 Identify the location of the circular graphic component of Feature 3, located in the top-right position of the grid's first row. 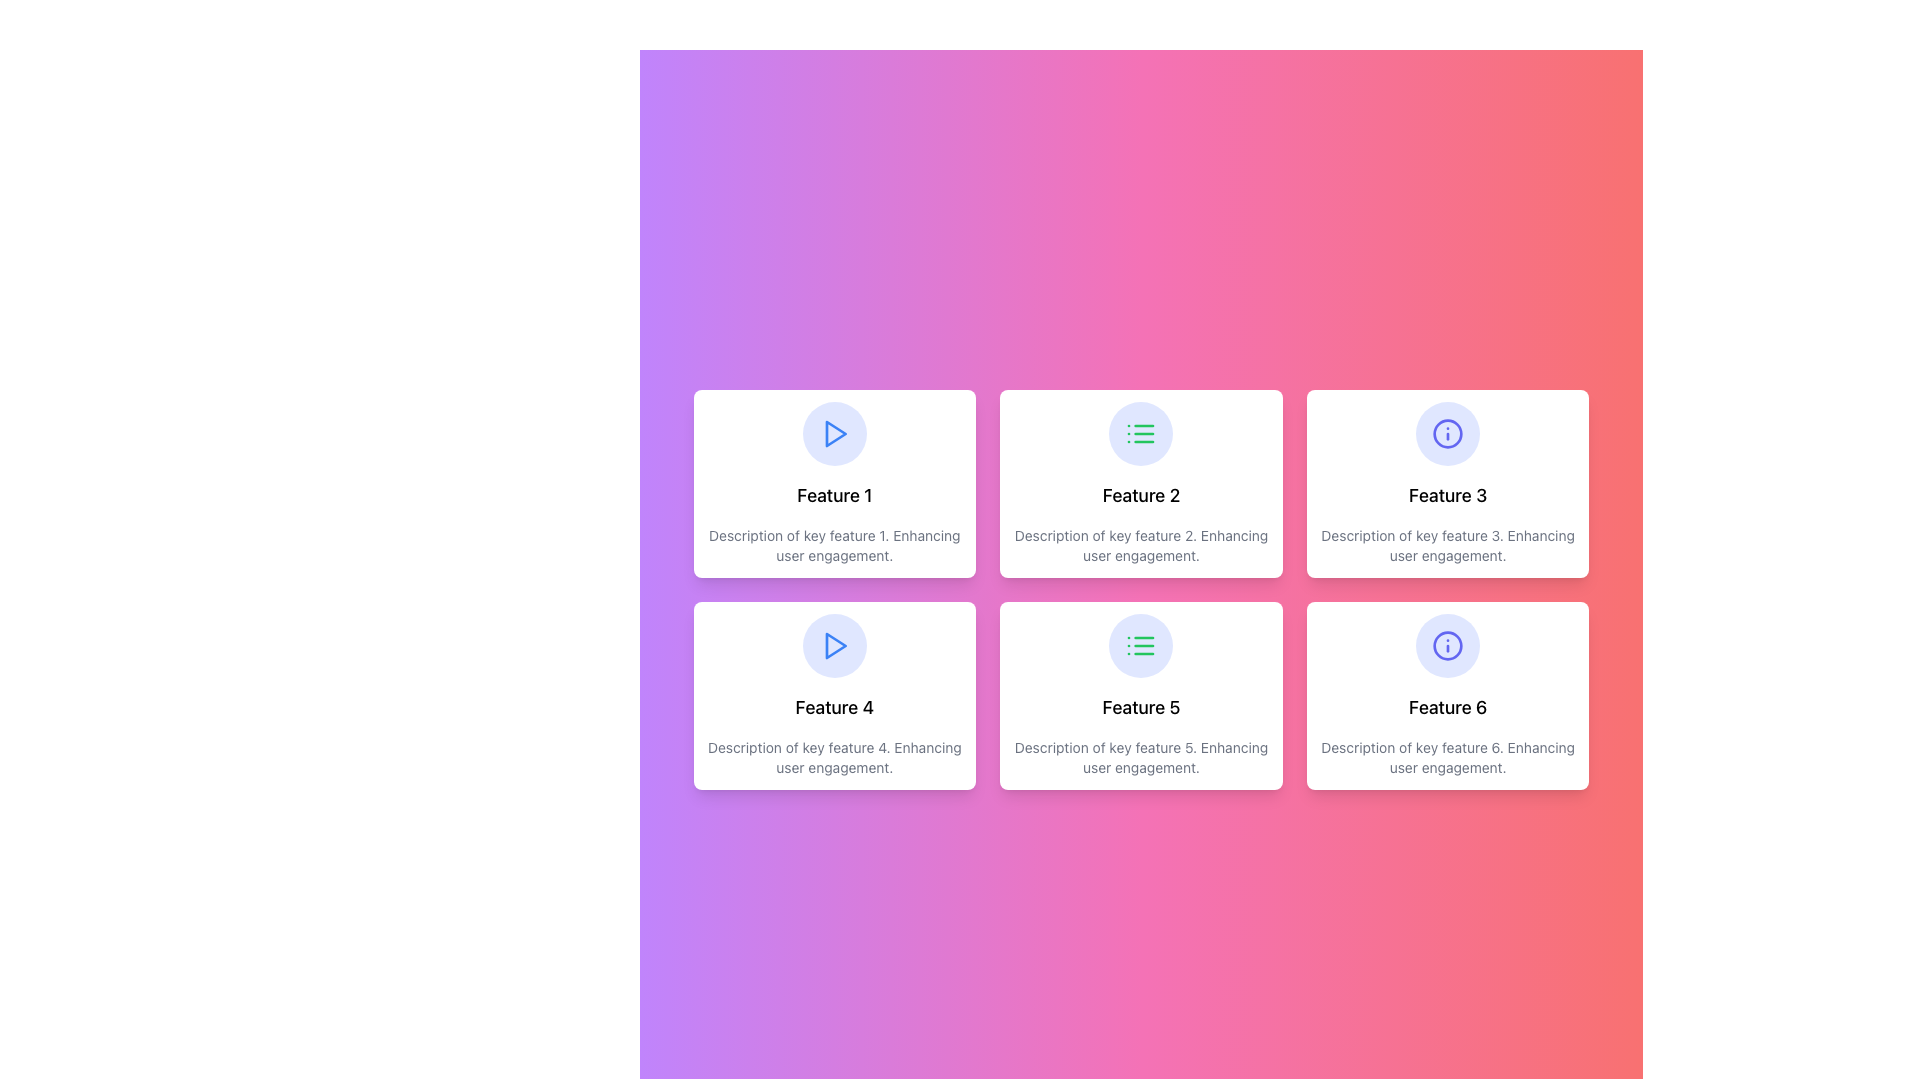
(1448, 645).